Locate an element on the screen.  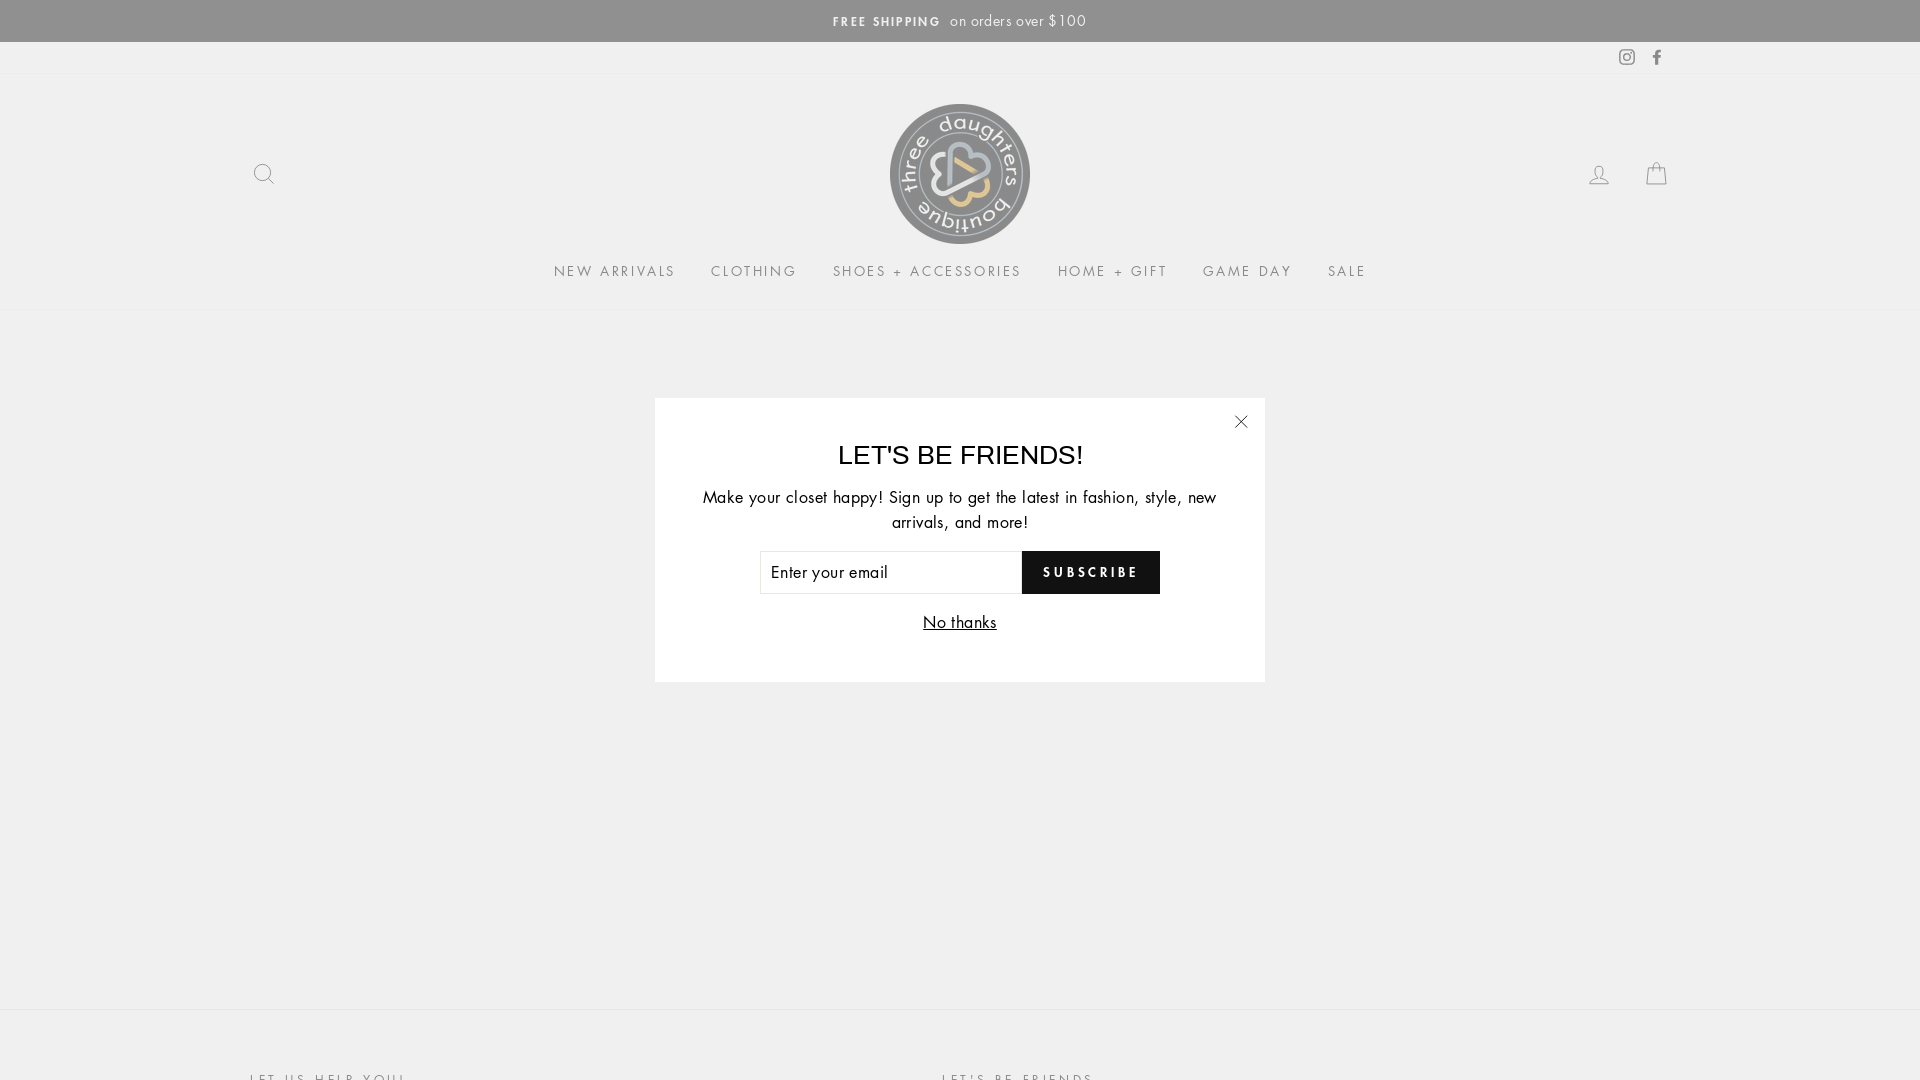
'Facebook' is located at coordinates (1656, 56).